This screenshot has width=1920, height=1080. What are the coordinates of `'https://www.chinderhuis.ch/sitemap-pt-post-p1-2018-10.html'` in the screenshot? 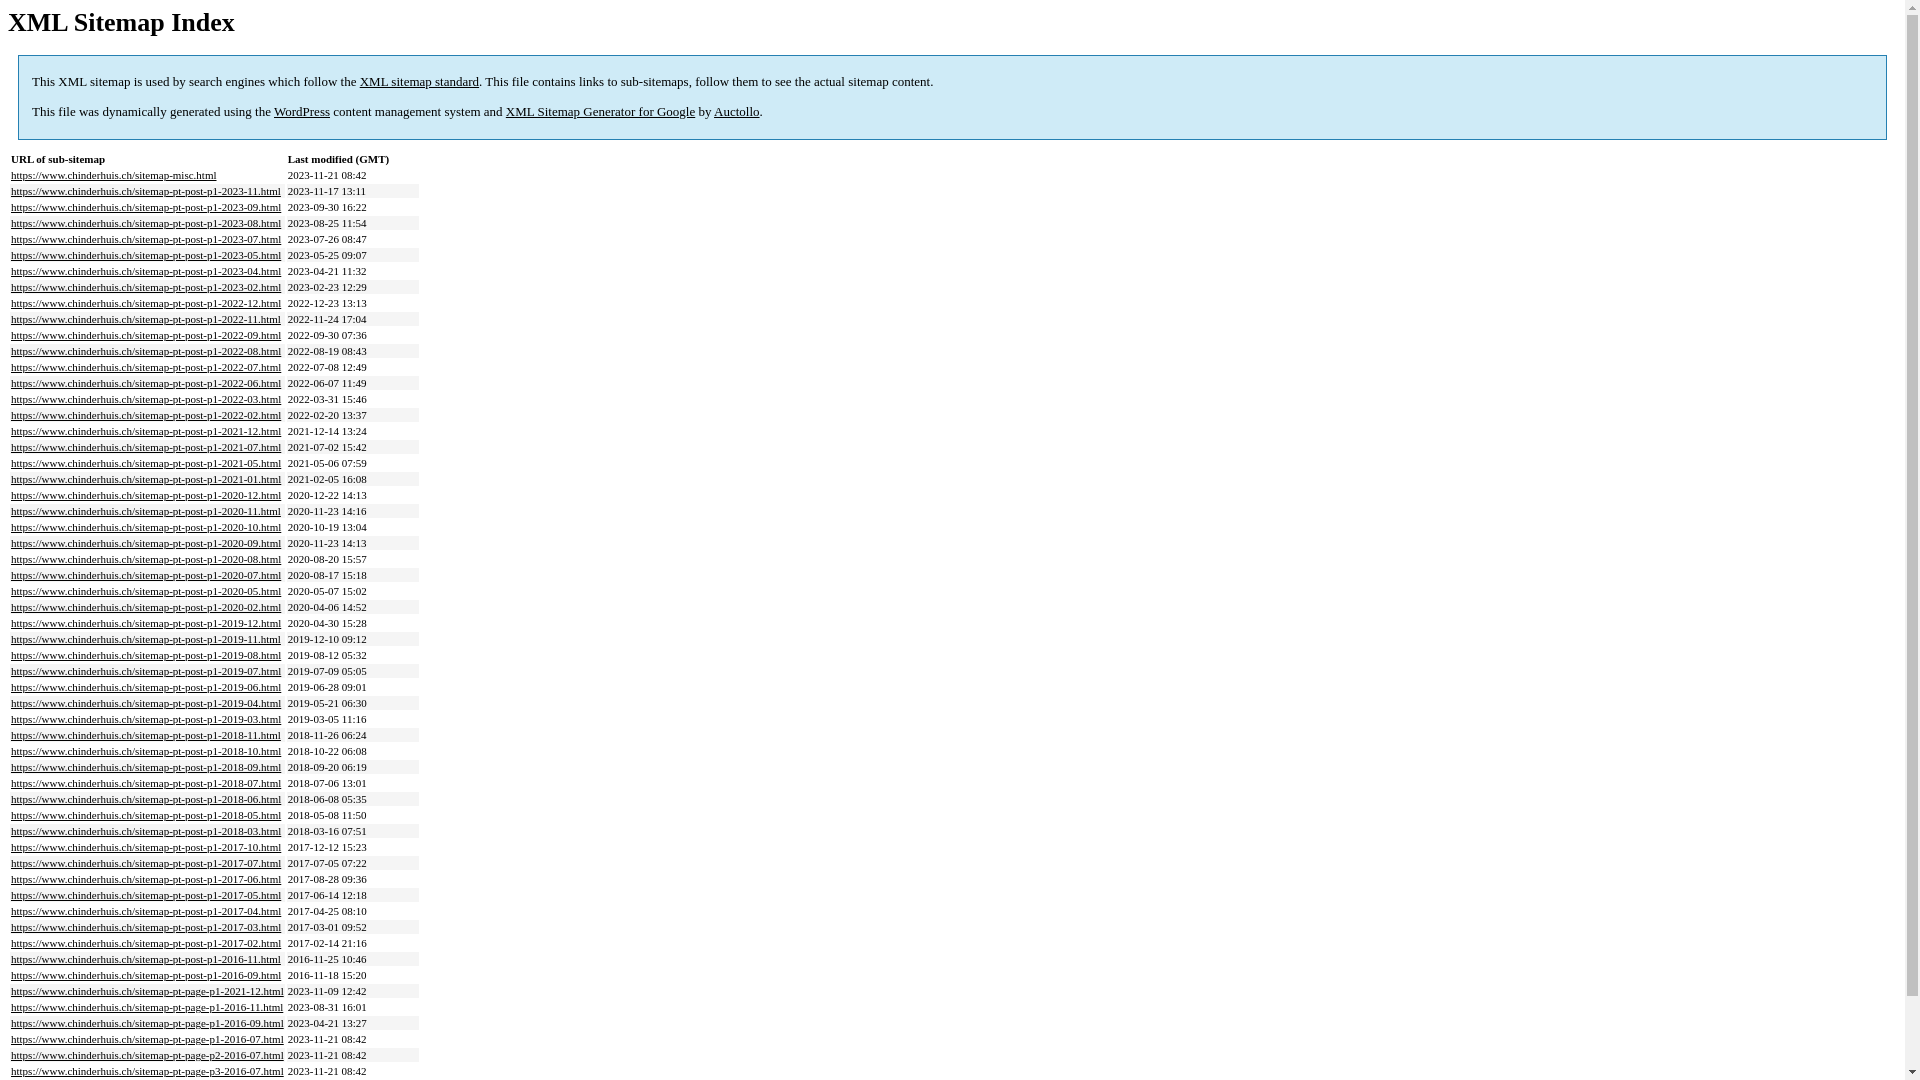 It's located at (144, 751).